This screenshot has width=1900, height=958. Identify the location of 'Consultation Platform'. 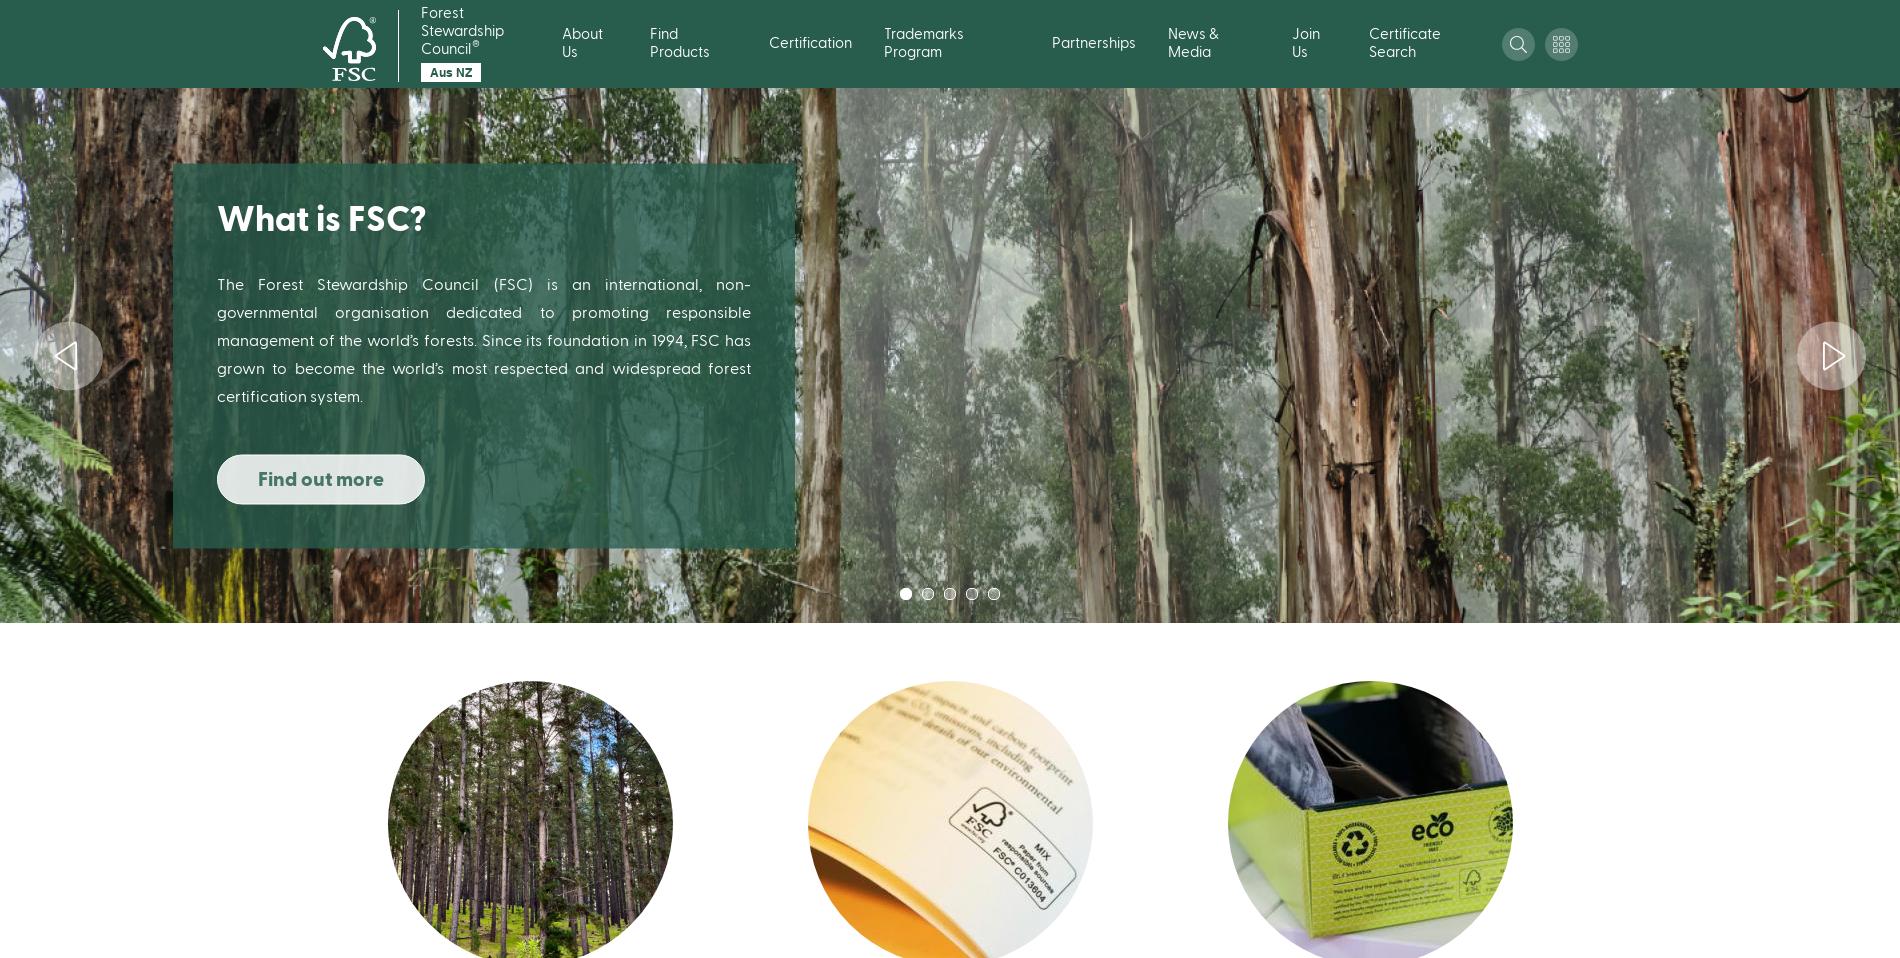
(1535, 336).